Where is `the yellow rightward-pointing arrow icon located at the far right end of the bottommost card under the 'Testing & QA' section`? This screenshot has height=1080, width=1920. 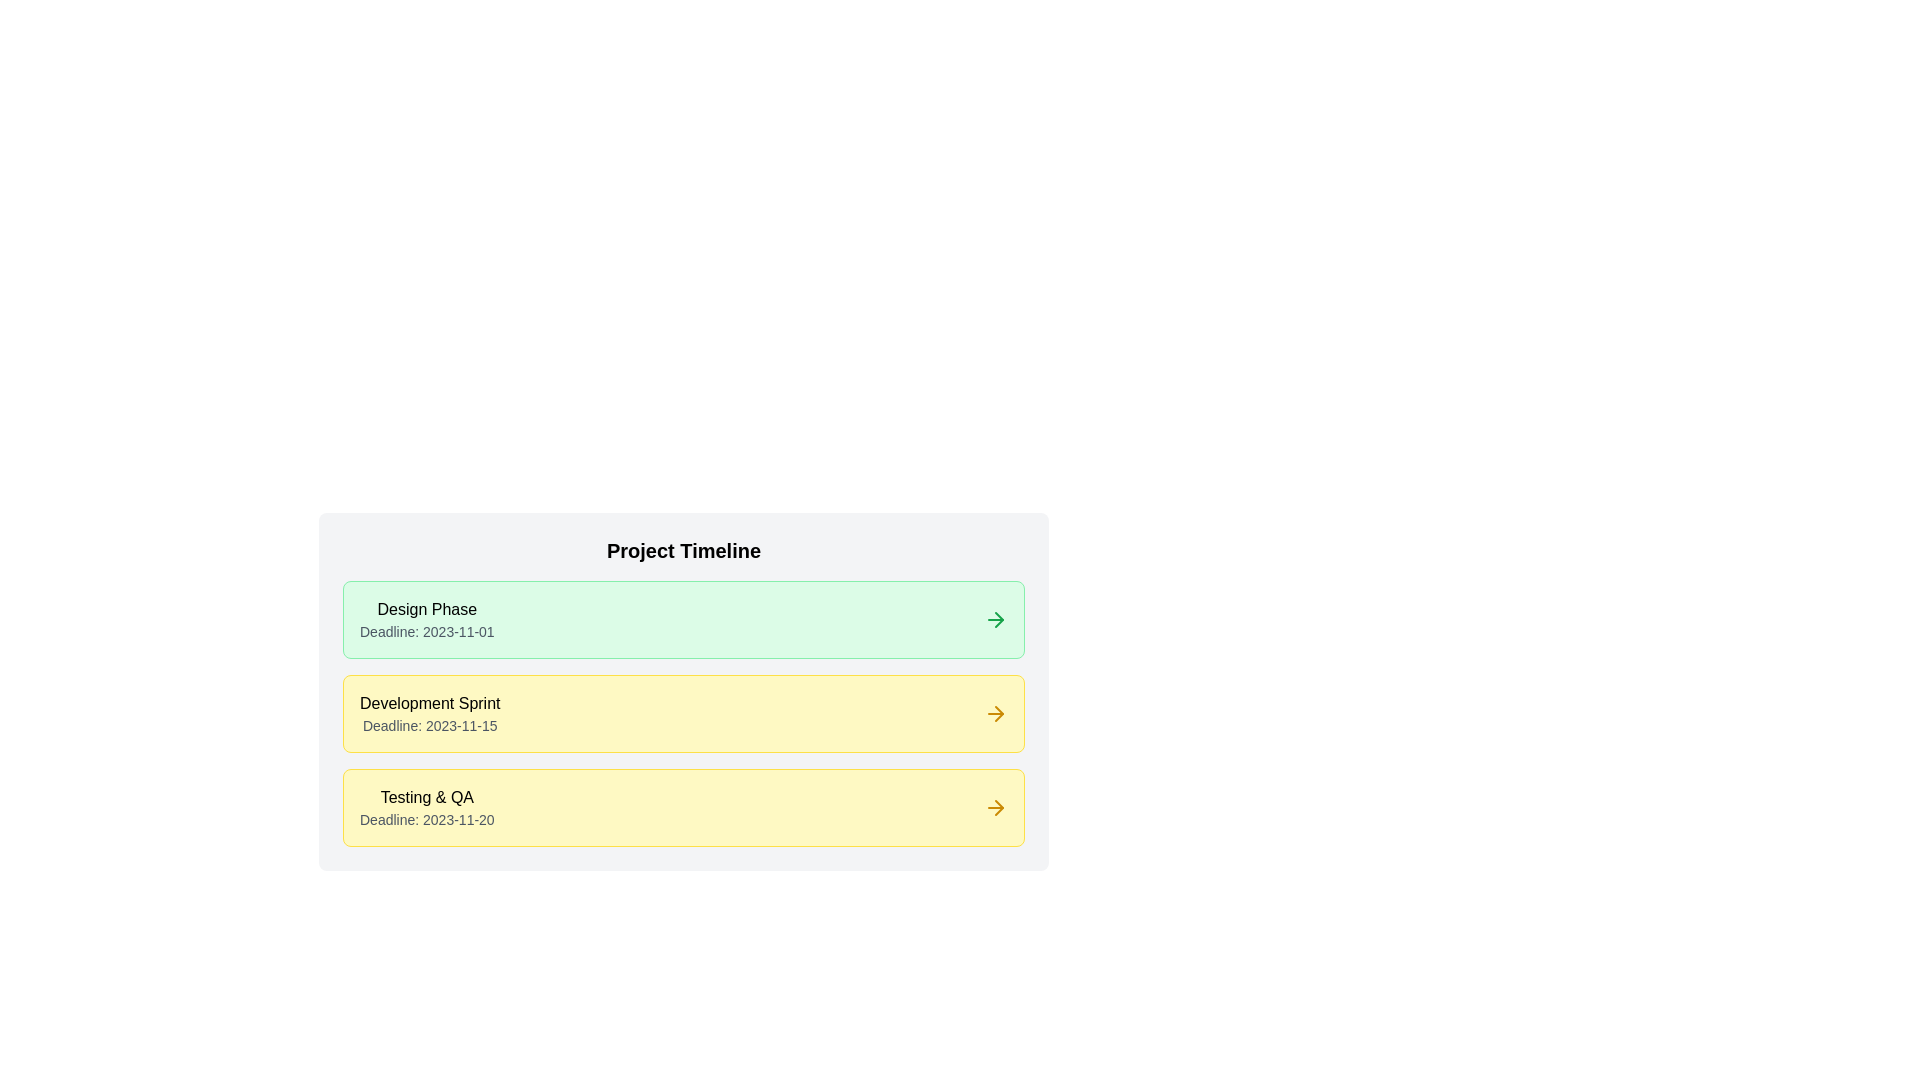
the yellow rightward-pointing arrow icon located at the far right end of the bottommost card under the 'Testing & QA' section is located at coordinates (999, 806).